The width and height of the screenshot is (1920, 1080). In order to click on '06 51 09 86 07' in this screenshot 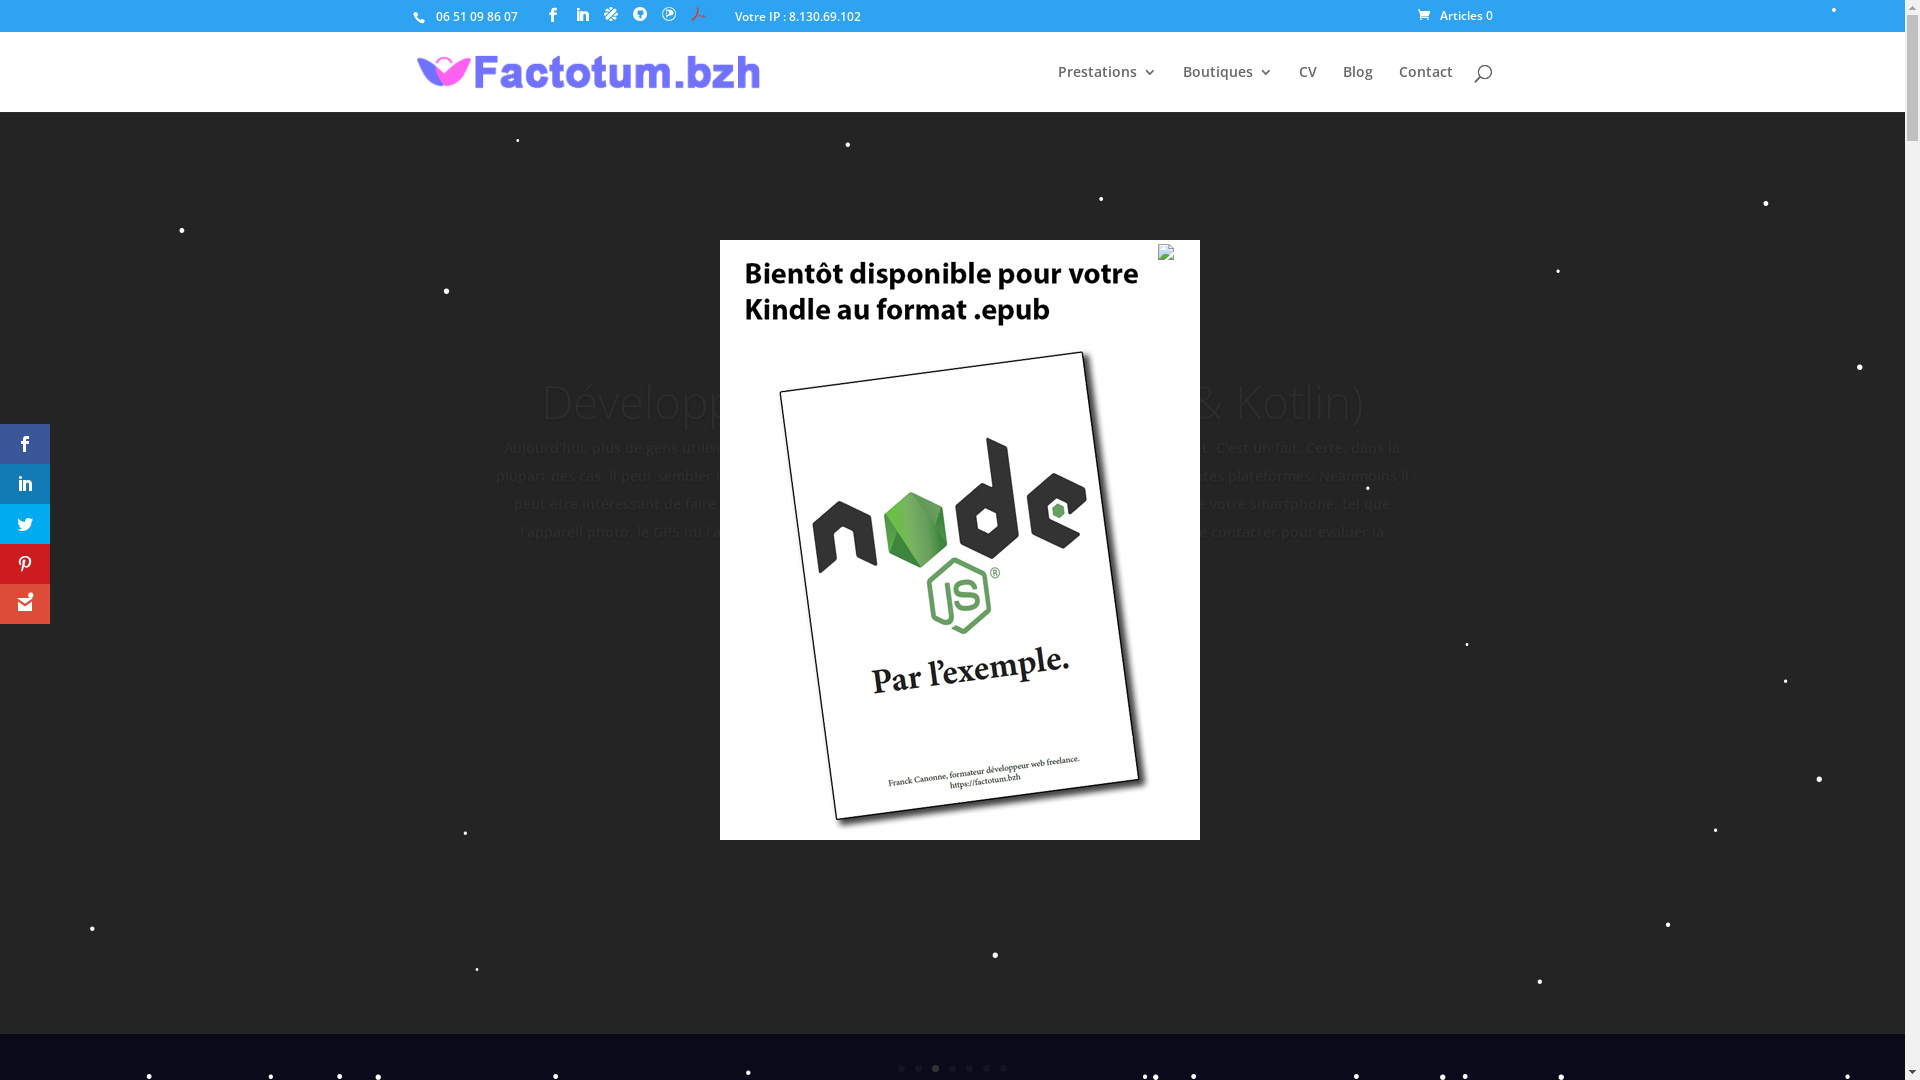, I will do `click(473, 16)`.